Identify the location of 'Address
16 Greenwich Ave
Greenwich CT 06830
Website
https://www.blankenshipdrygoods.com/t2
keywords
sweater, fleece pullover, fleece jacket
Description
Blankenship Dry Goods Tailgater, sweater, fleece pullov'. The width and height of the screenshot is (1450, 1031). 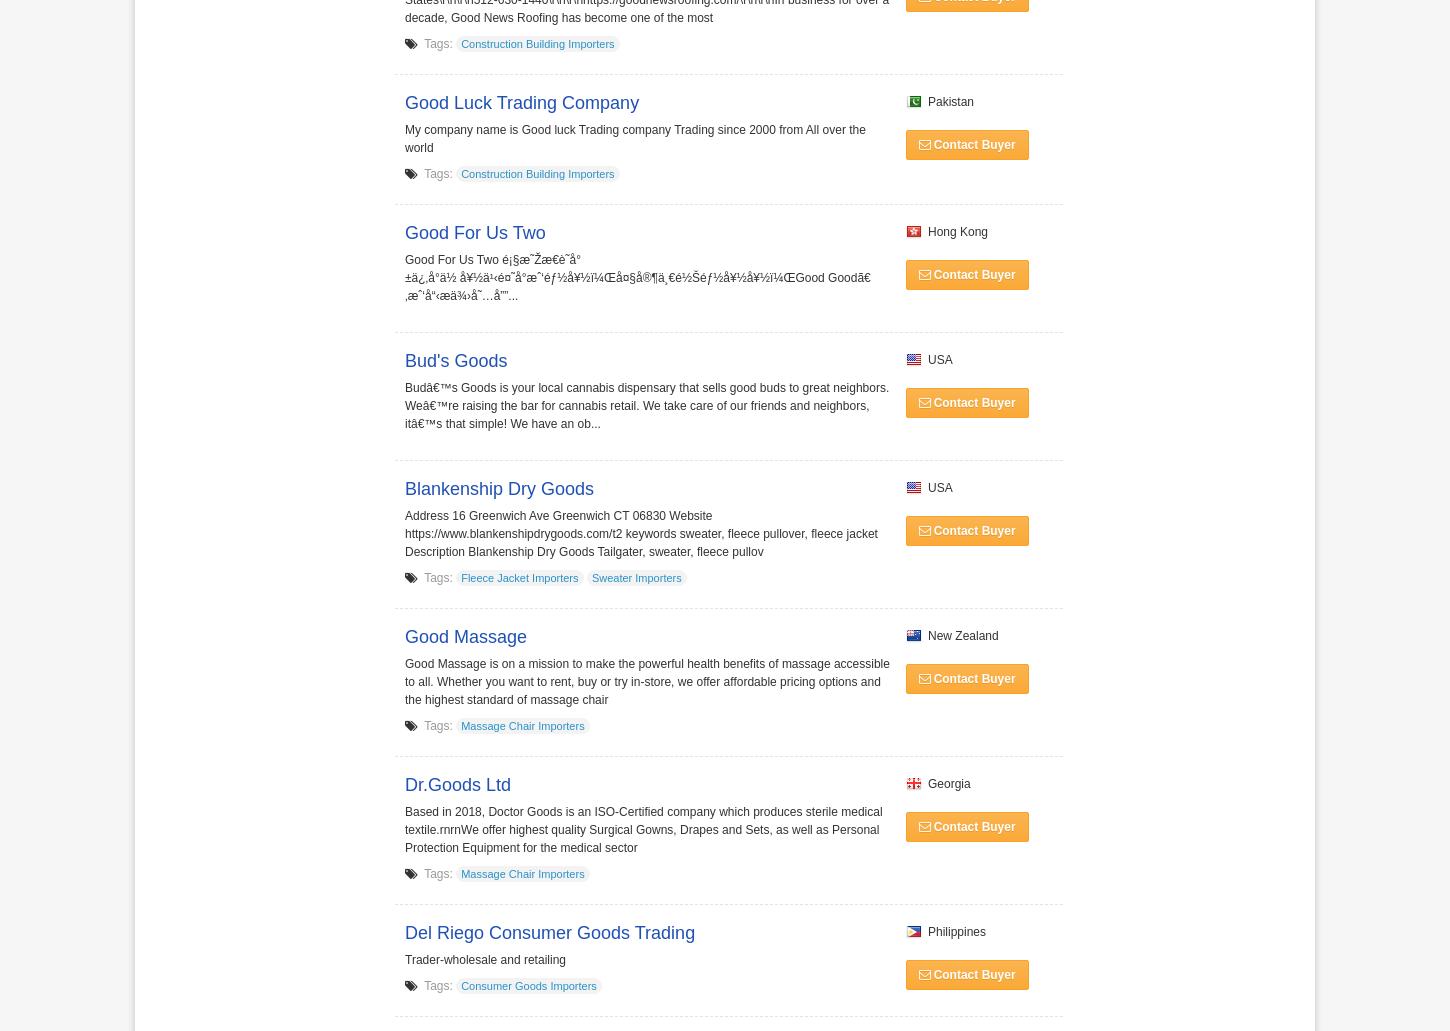
(640, 532).